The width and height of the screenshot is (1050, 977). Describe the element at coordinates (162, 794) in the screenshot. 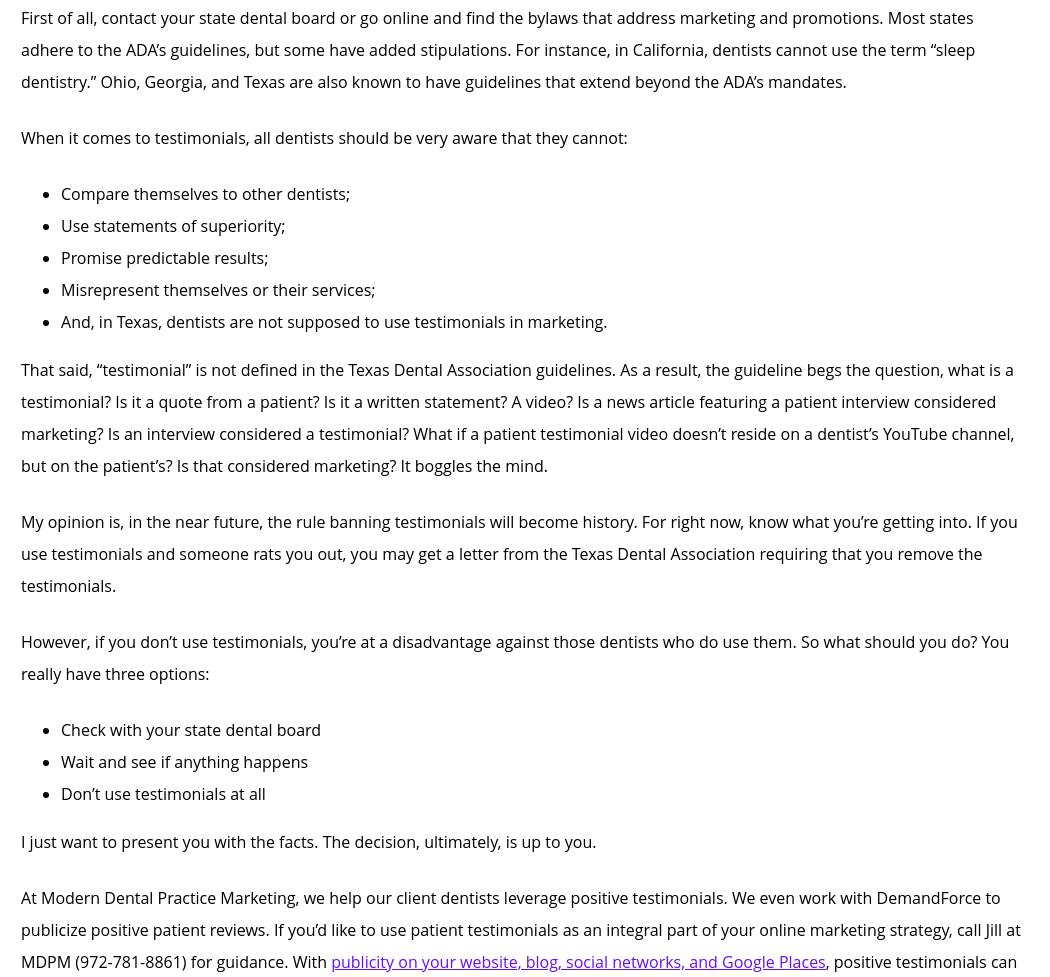

I see `'Don’t use testimonials at all'` at that location.